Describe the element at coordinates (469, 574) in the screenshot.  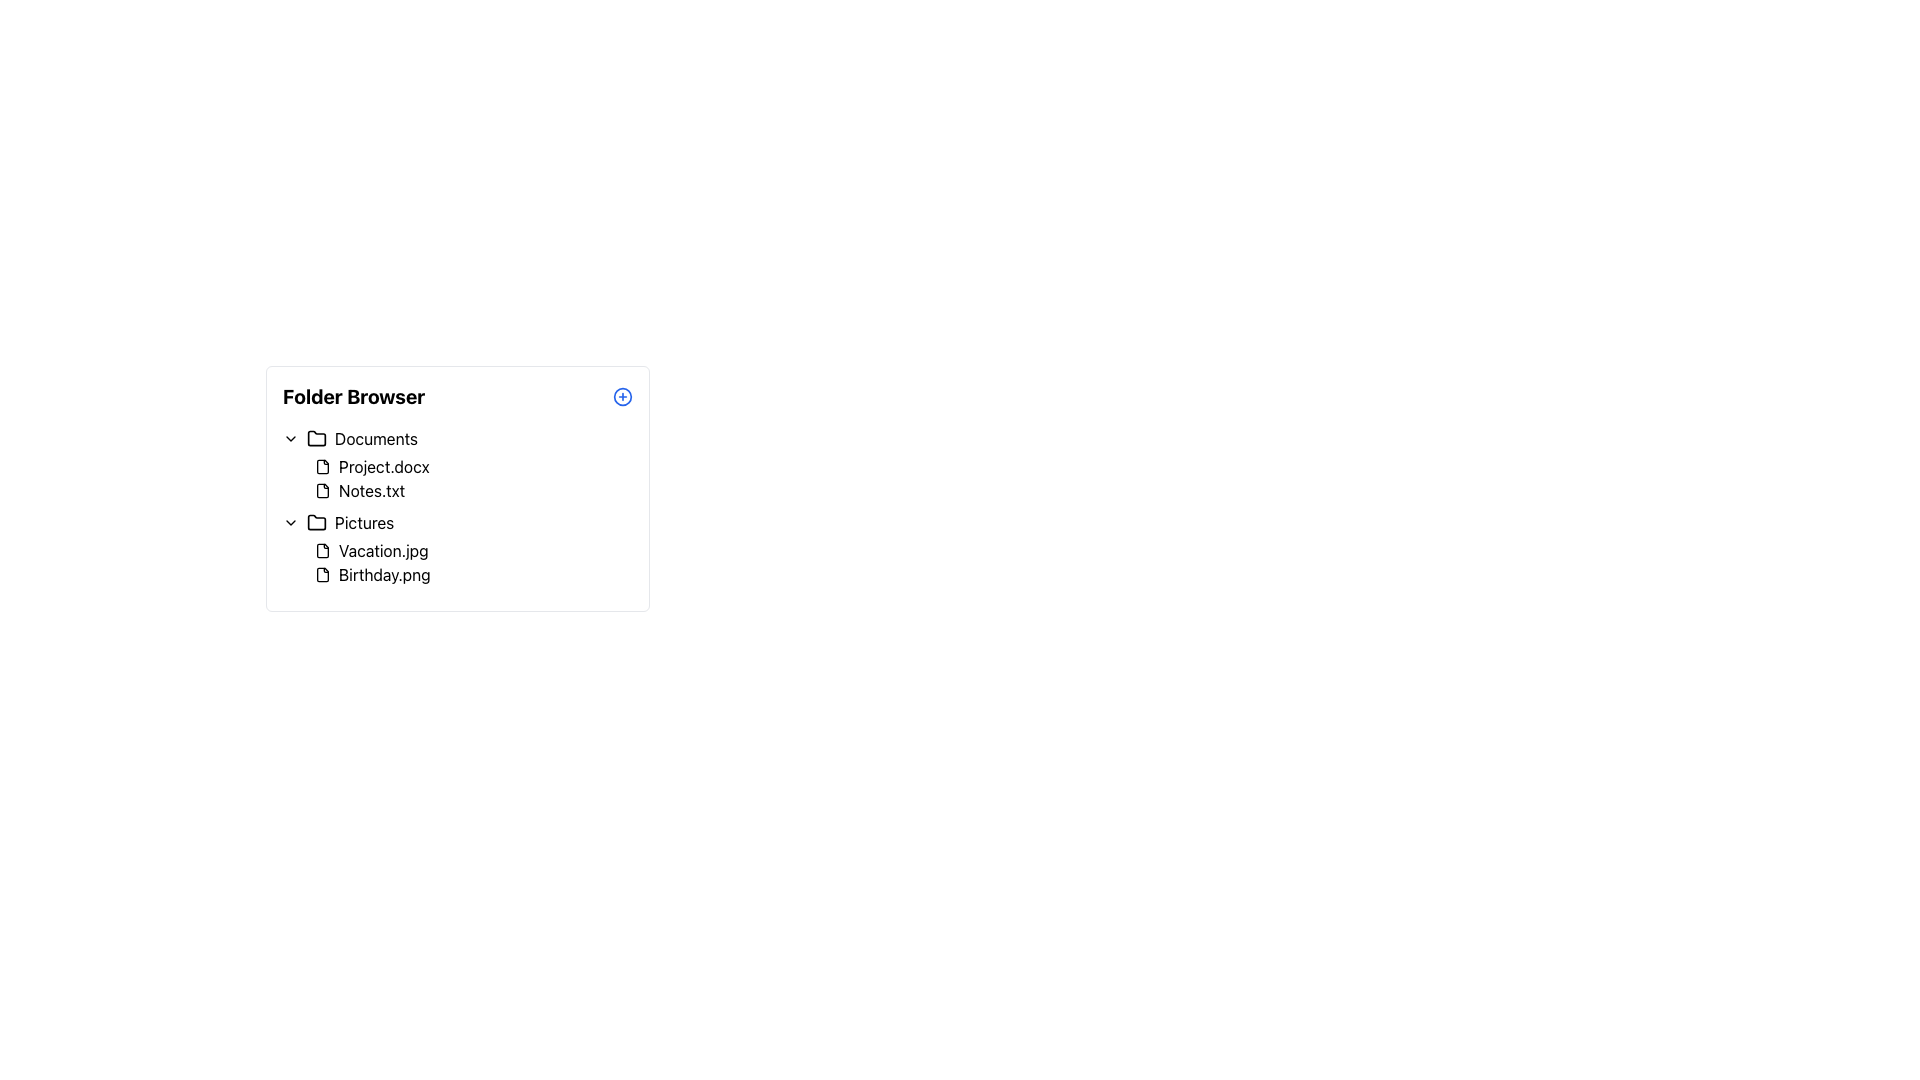
I see `the file representation element labeled 'Birthday.png'` at that location.